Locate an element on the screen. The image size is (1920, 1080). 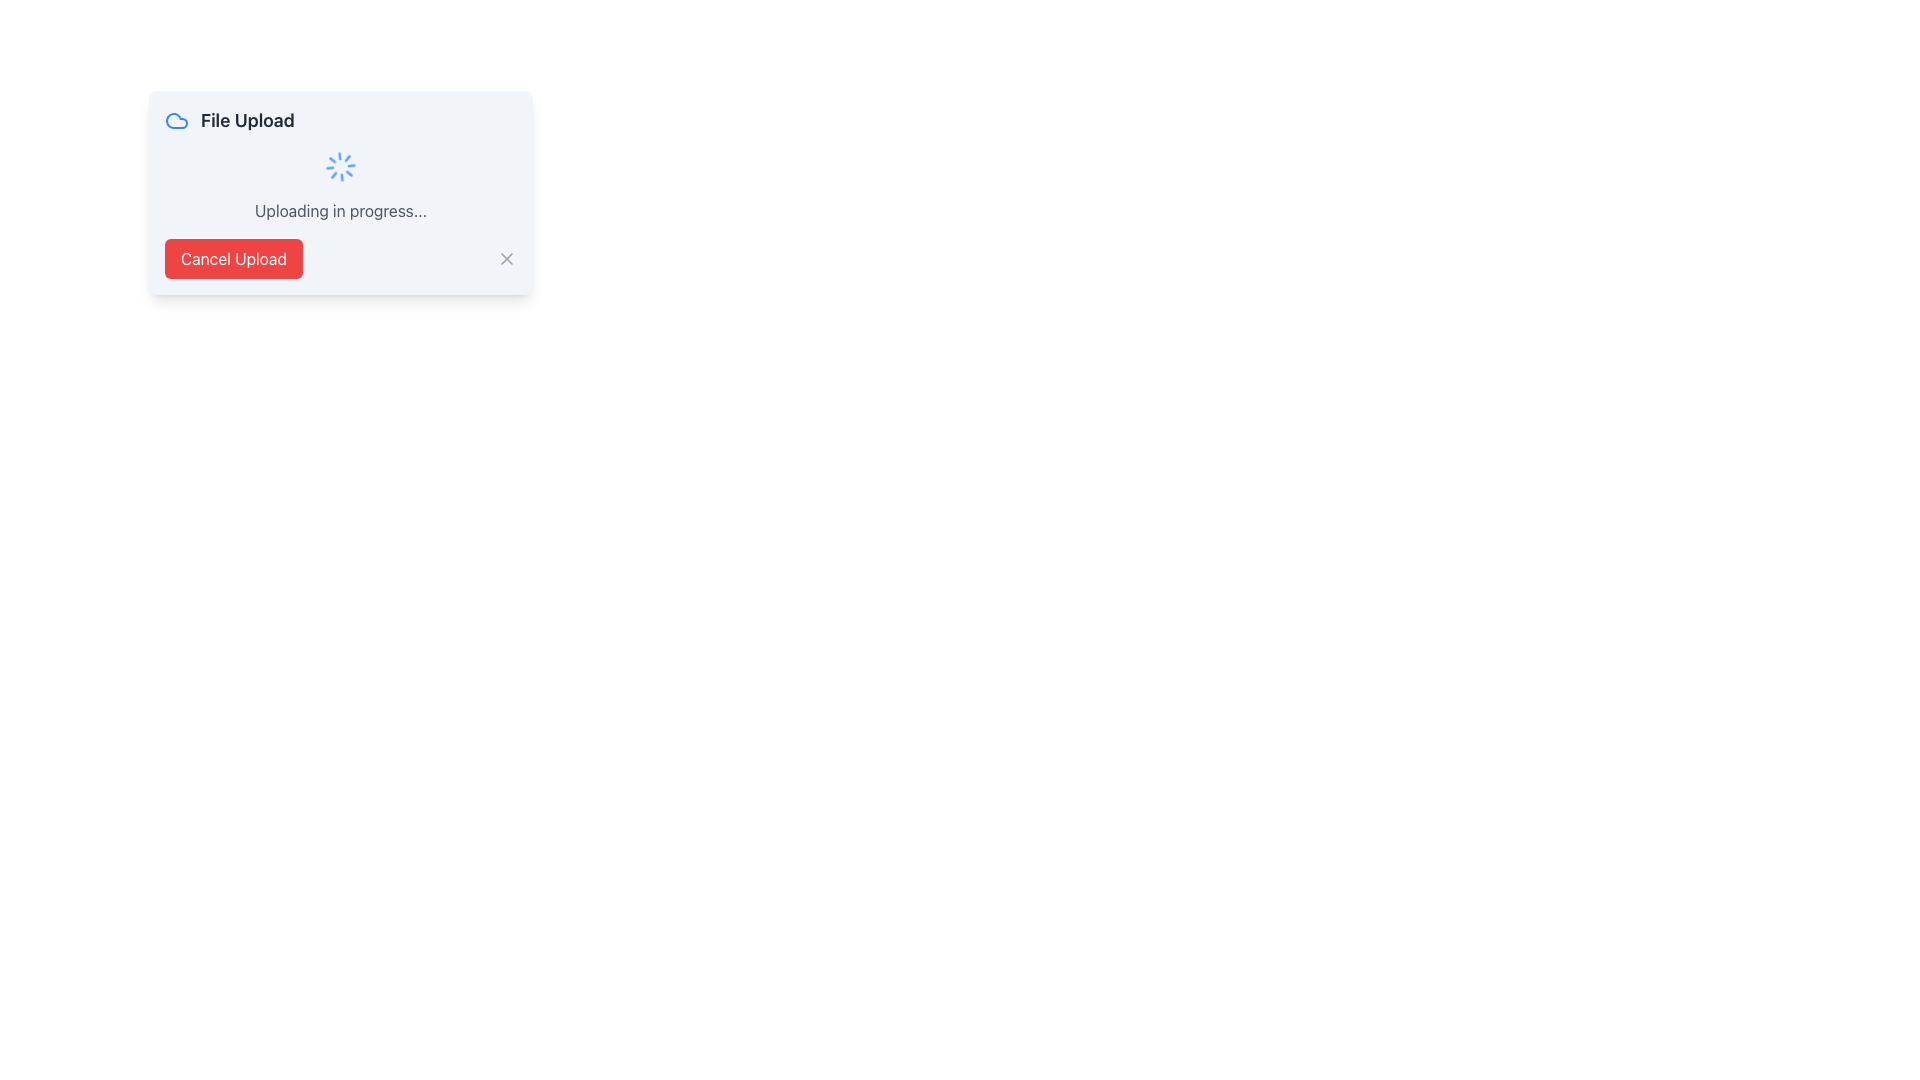
the Text Label that indicates the interface or section related to uploading files, located in the upper-left quadrant of the dialog box, to the right of a blue cloud icon is located at coordinates (246, 120).